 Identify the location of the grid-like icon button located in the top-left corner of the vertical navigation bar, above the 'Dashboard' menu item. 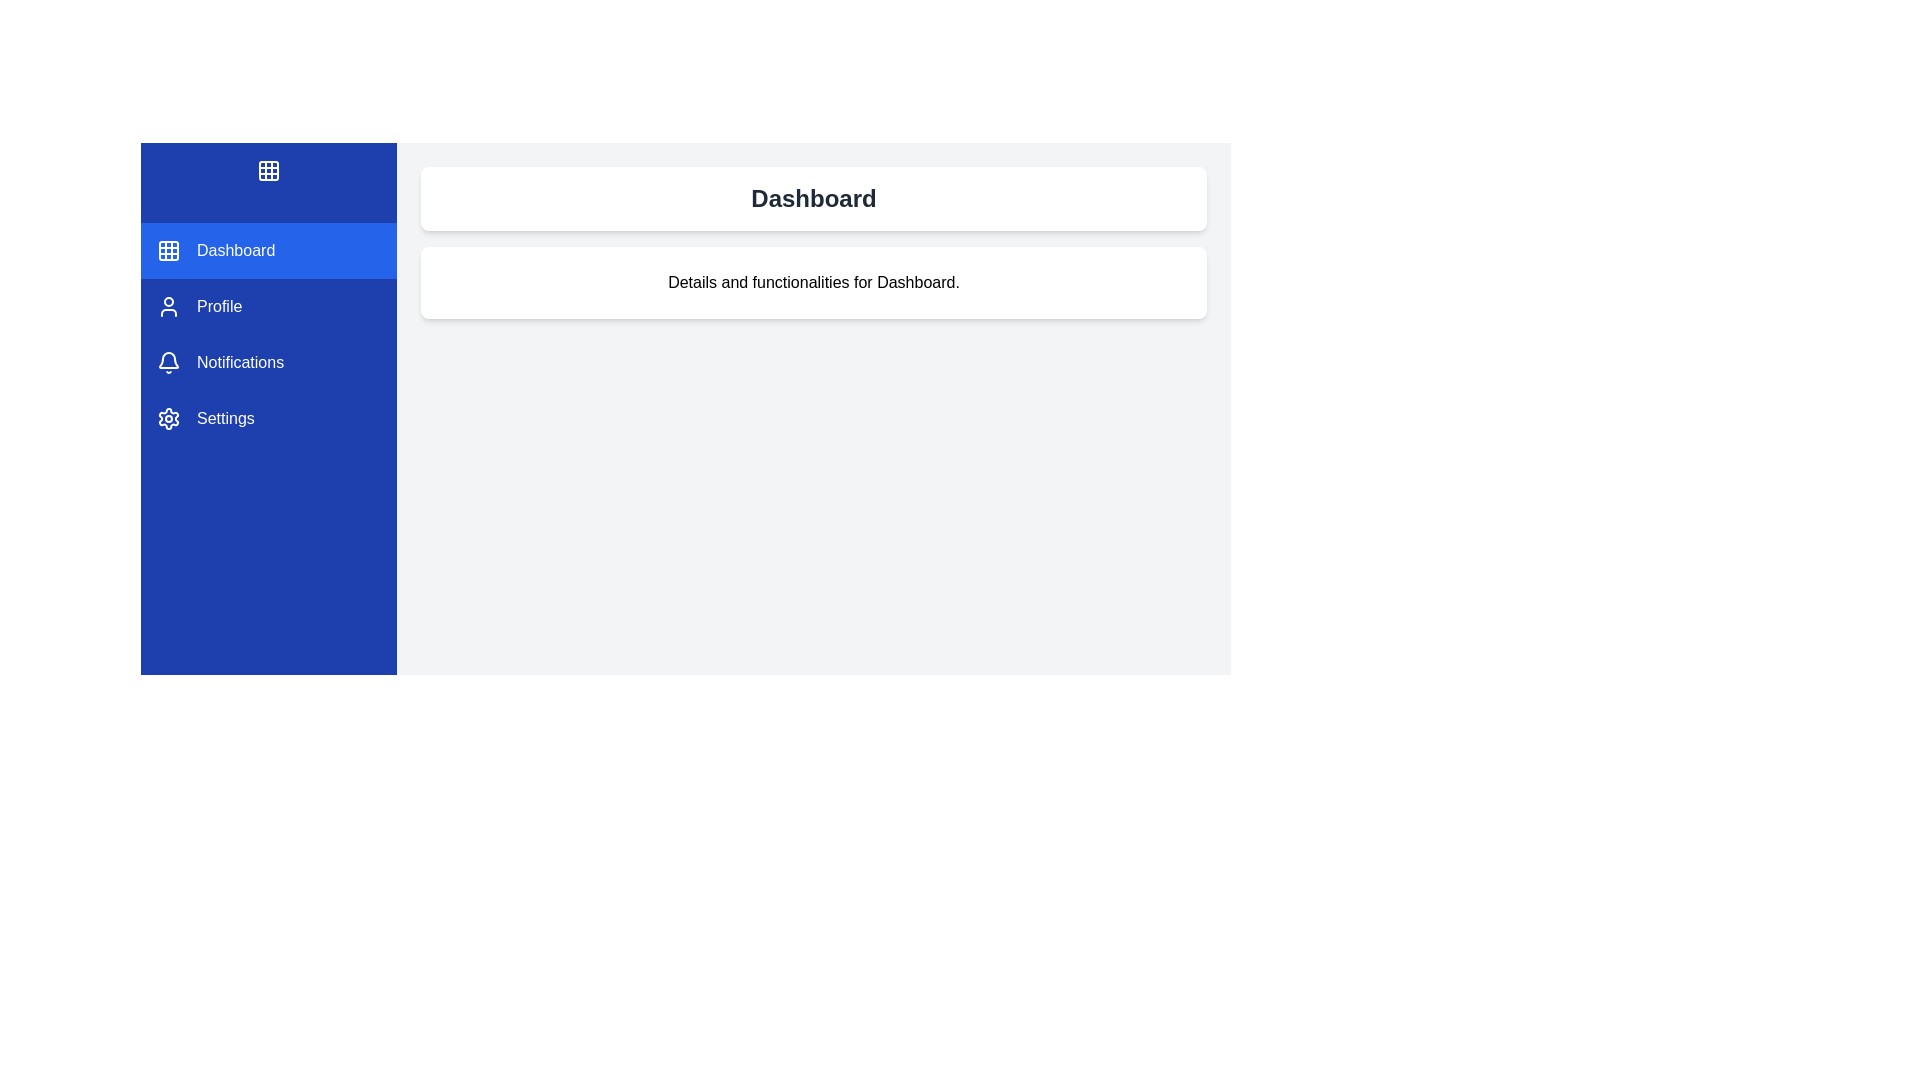
(267, 169).